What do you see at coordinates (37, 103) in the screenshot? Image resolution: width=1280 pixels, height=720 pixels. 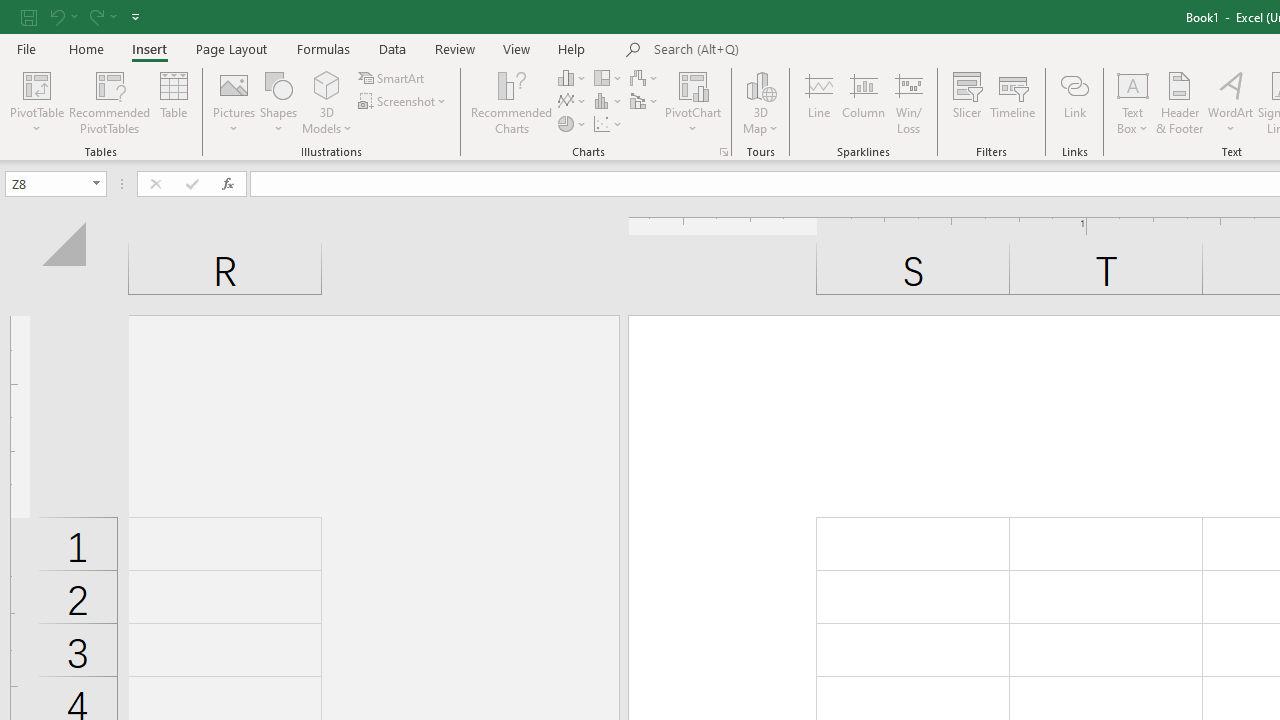 I see `'PivotTable'` at bounding box center [37, 103].